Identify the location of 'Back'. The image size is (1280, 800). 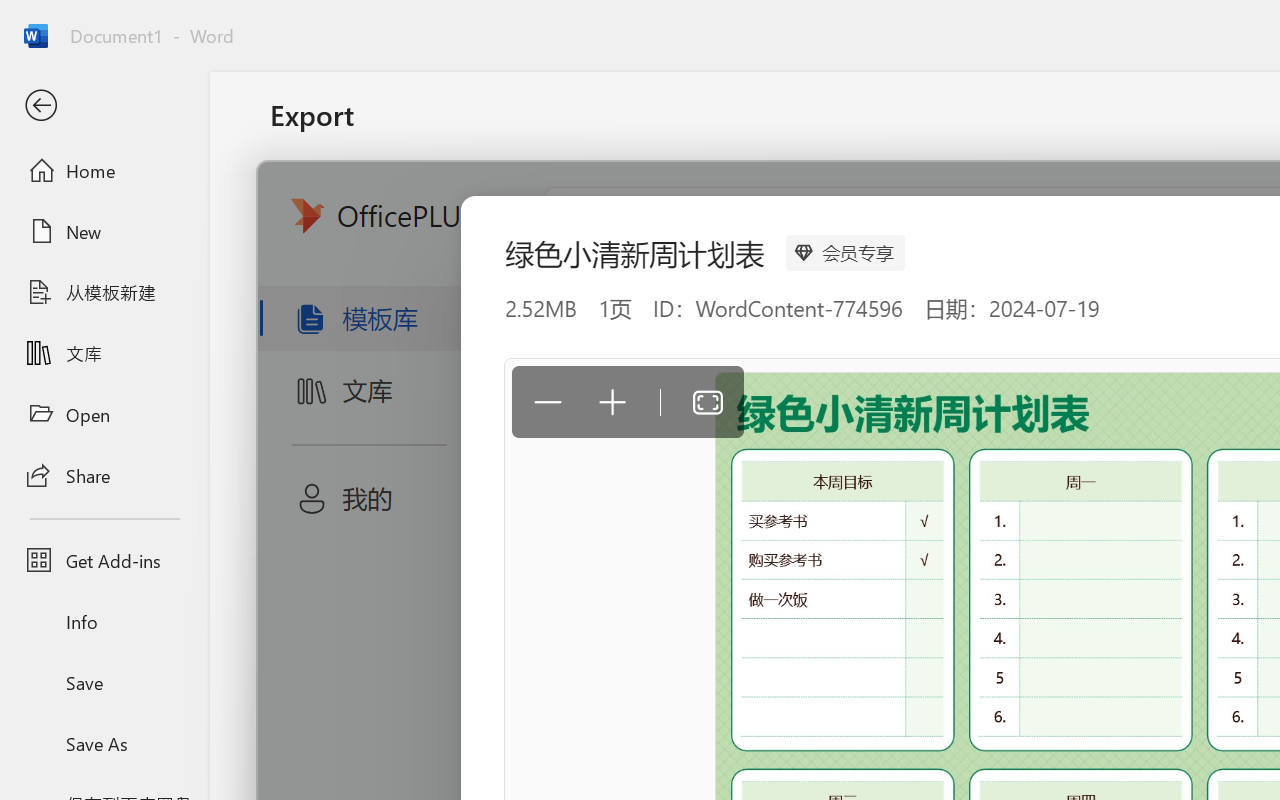
(103, 105).